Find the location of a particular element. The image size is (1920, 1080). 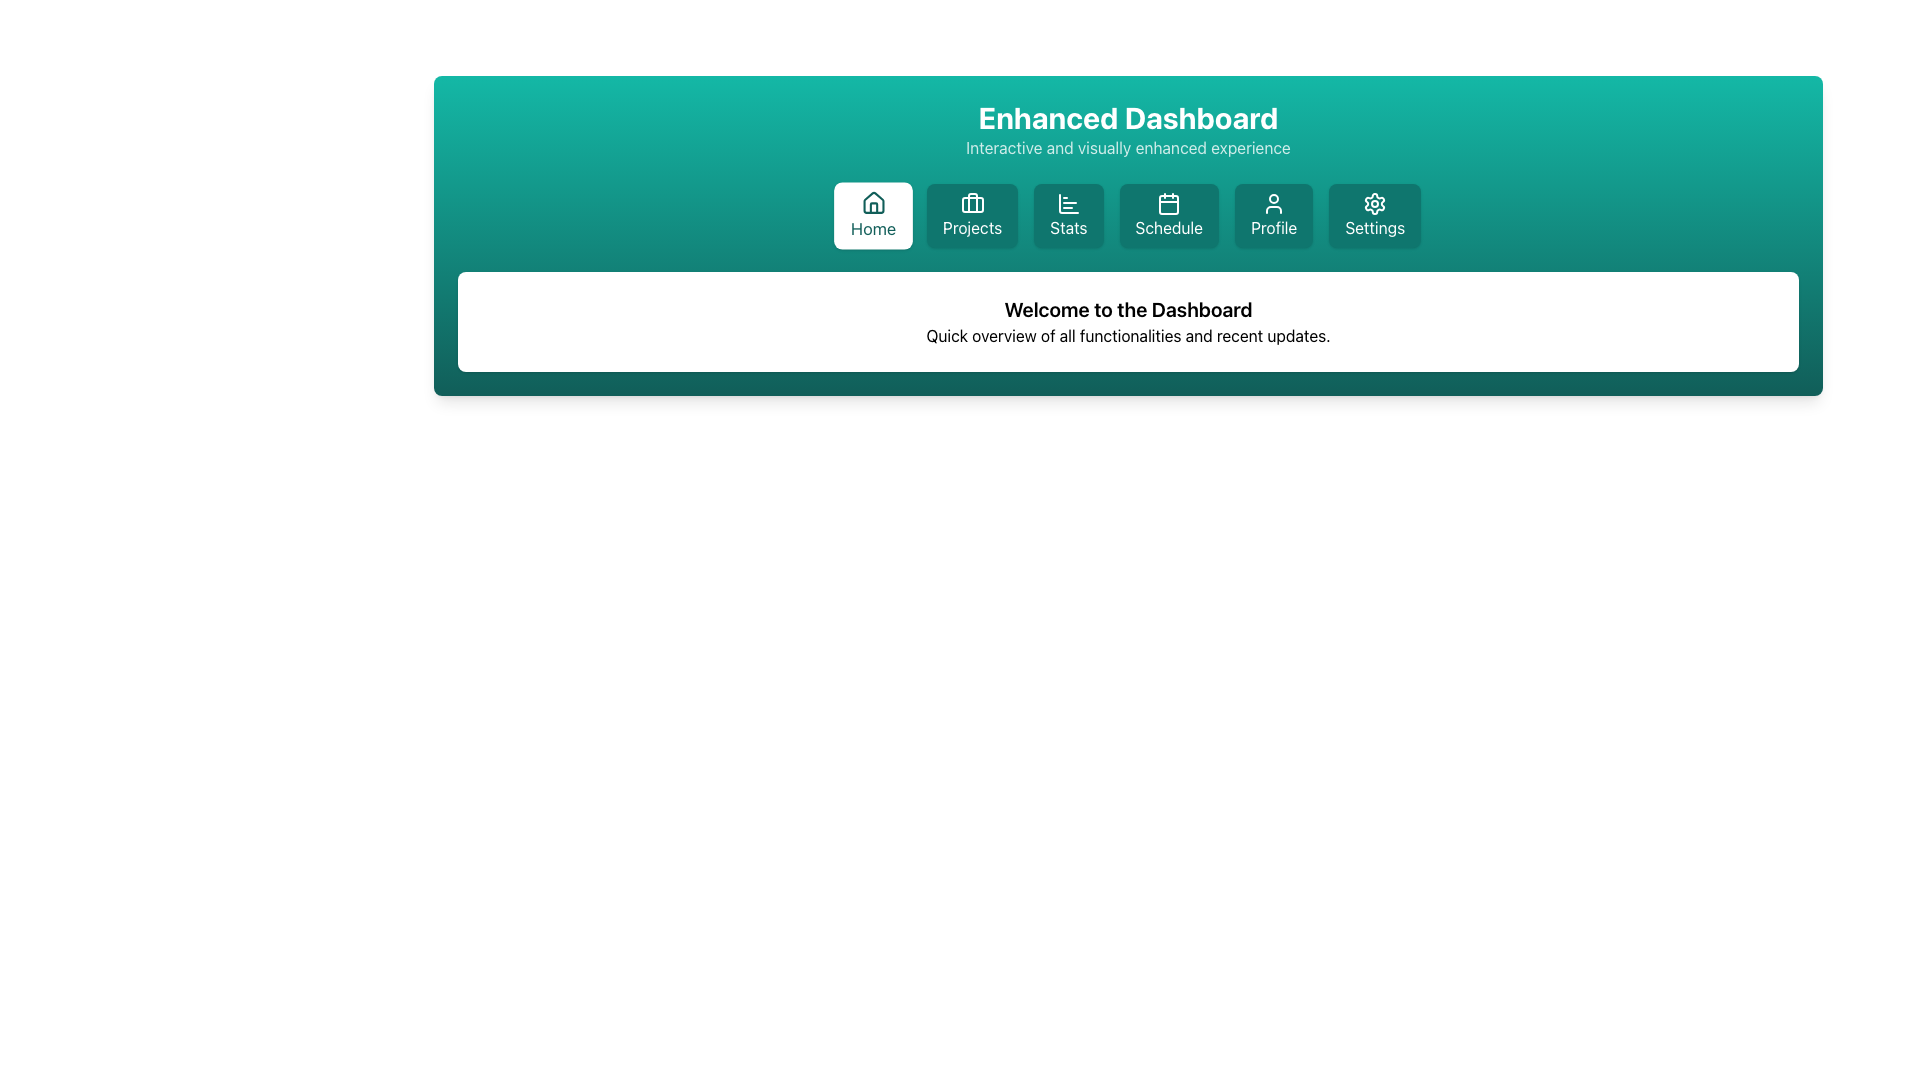

the Projects button, which contains the briefcase icon, by targeting the vertical line in the center of the icon is located at coordinates (972, 203).